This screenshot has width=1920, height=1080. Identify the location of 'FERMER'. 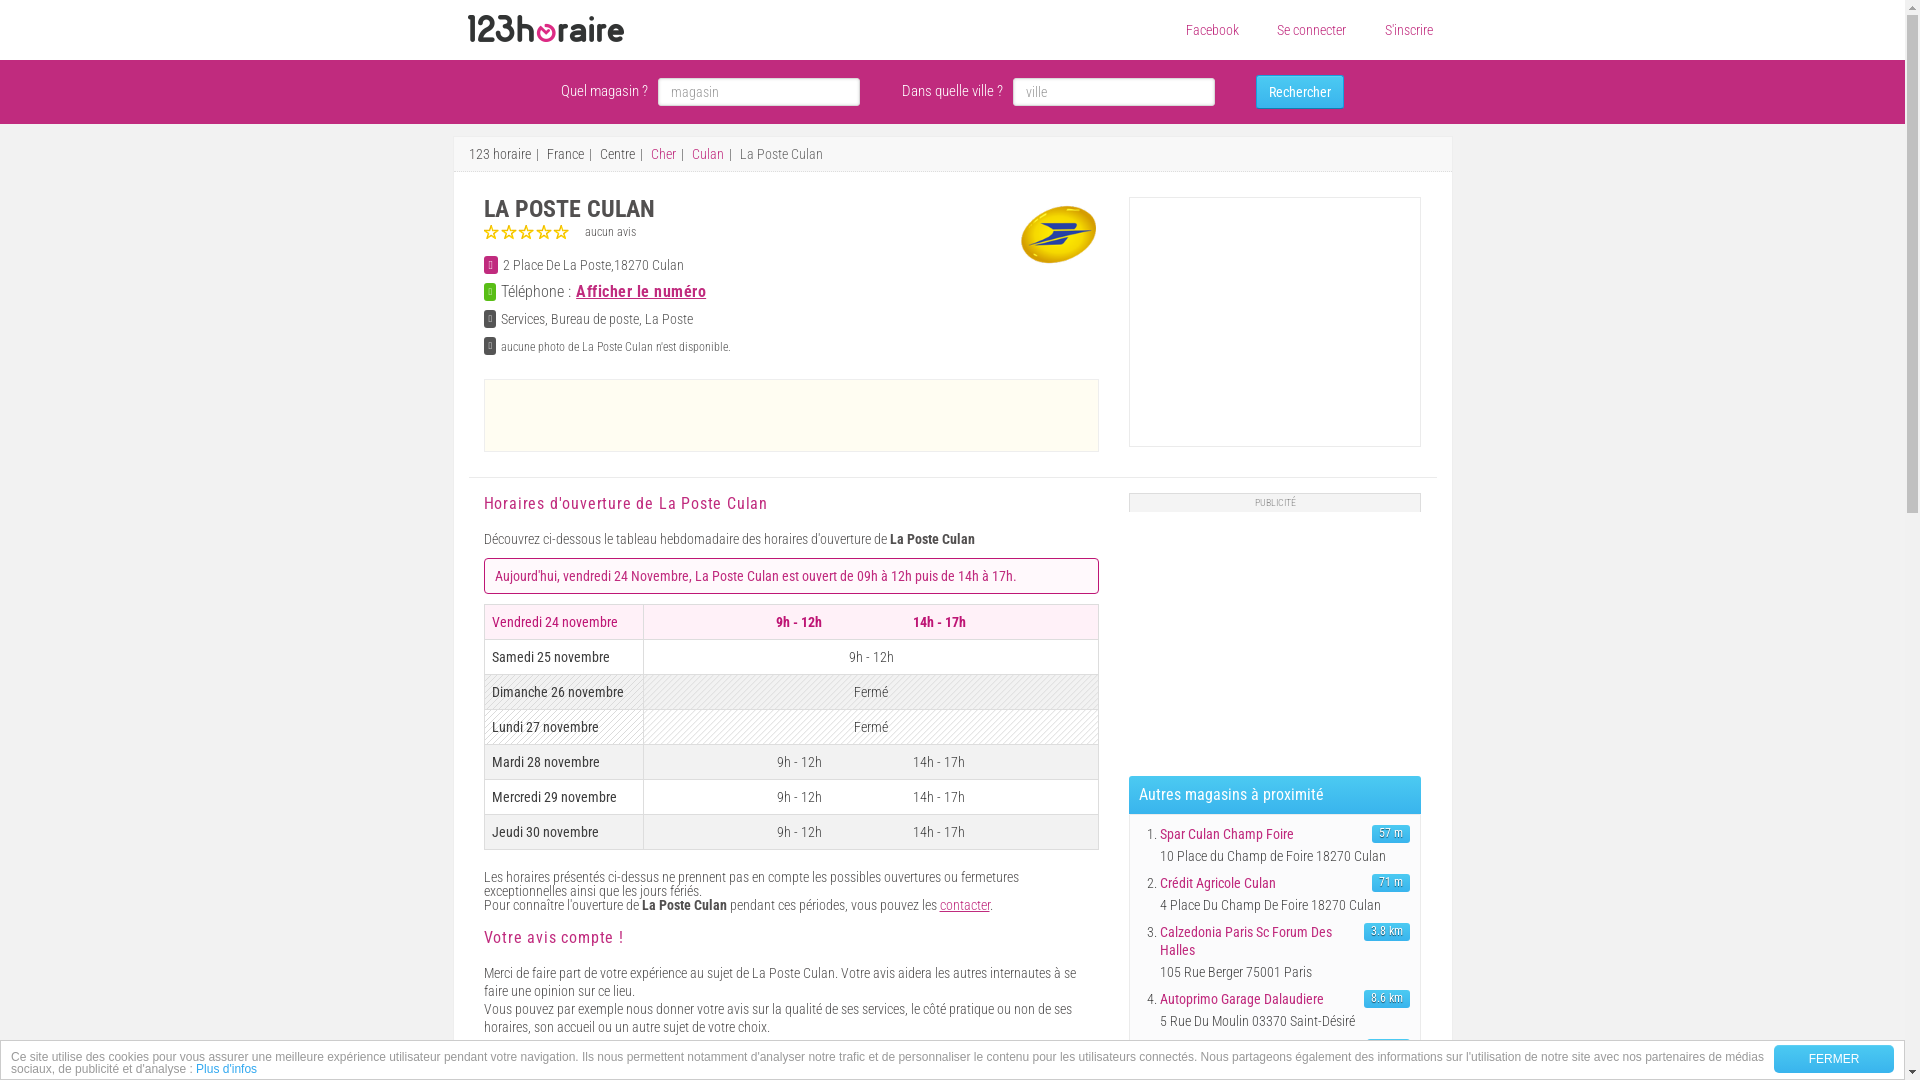
(1833, 1058).